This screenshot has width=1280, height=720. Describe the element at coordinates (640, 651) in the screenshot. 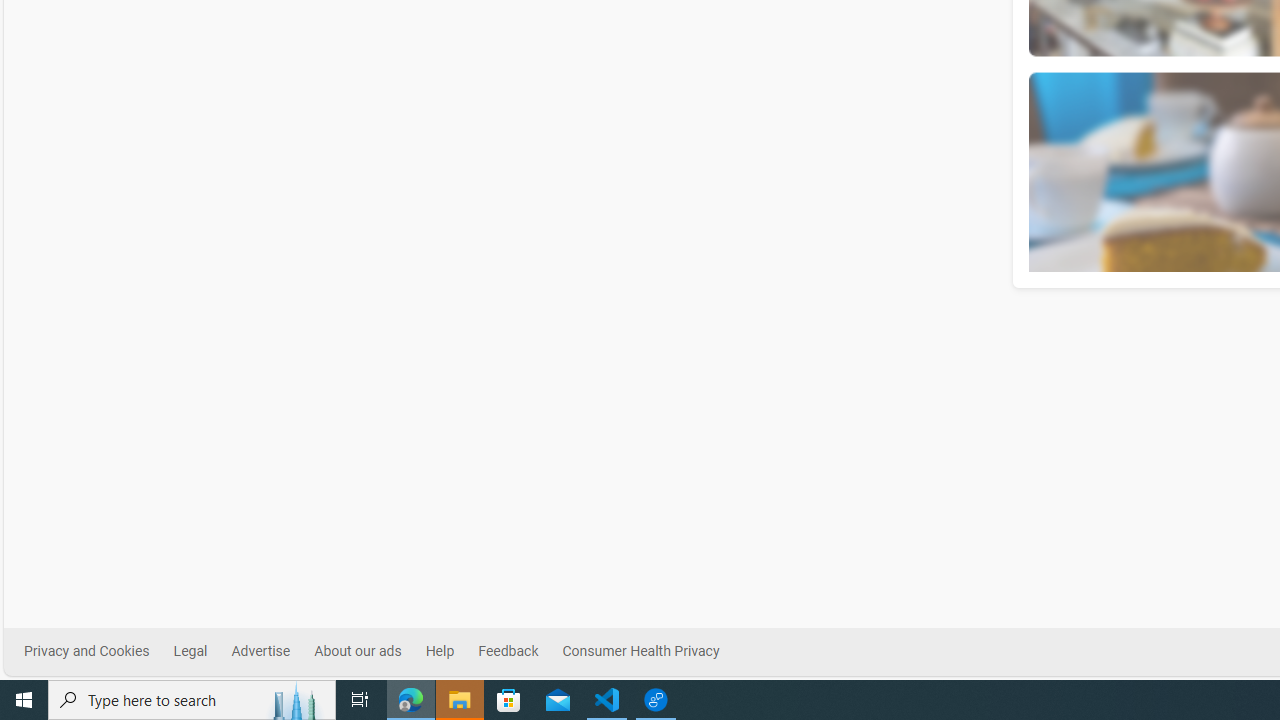

I see `'Consumer Health Privacy'` at that location.